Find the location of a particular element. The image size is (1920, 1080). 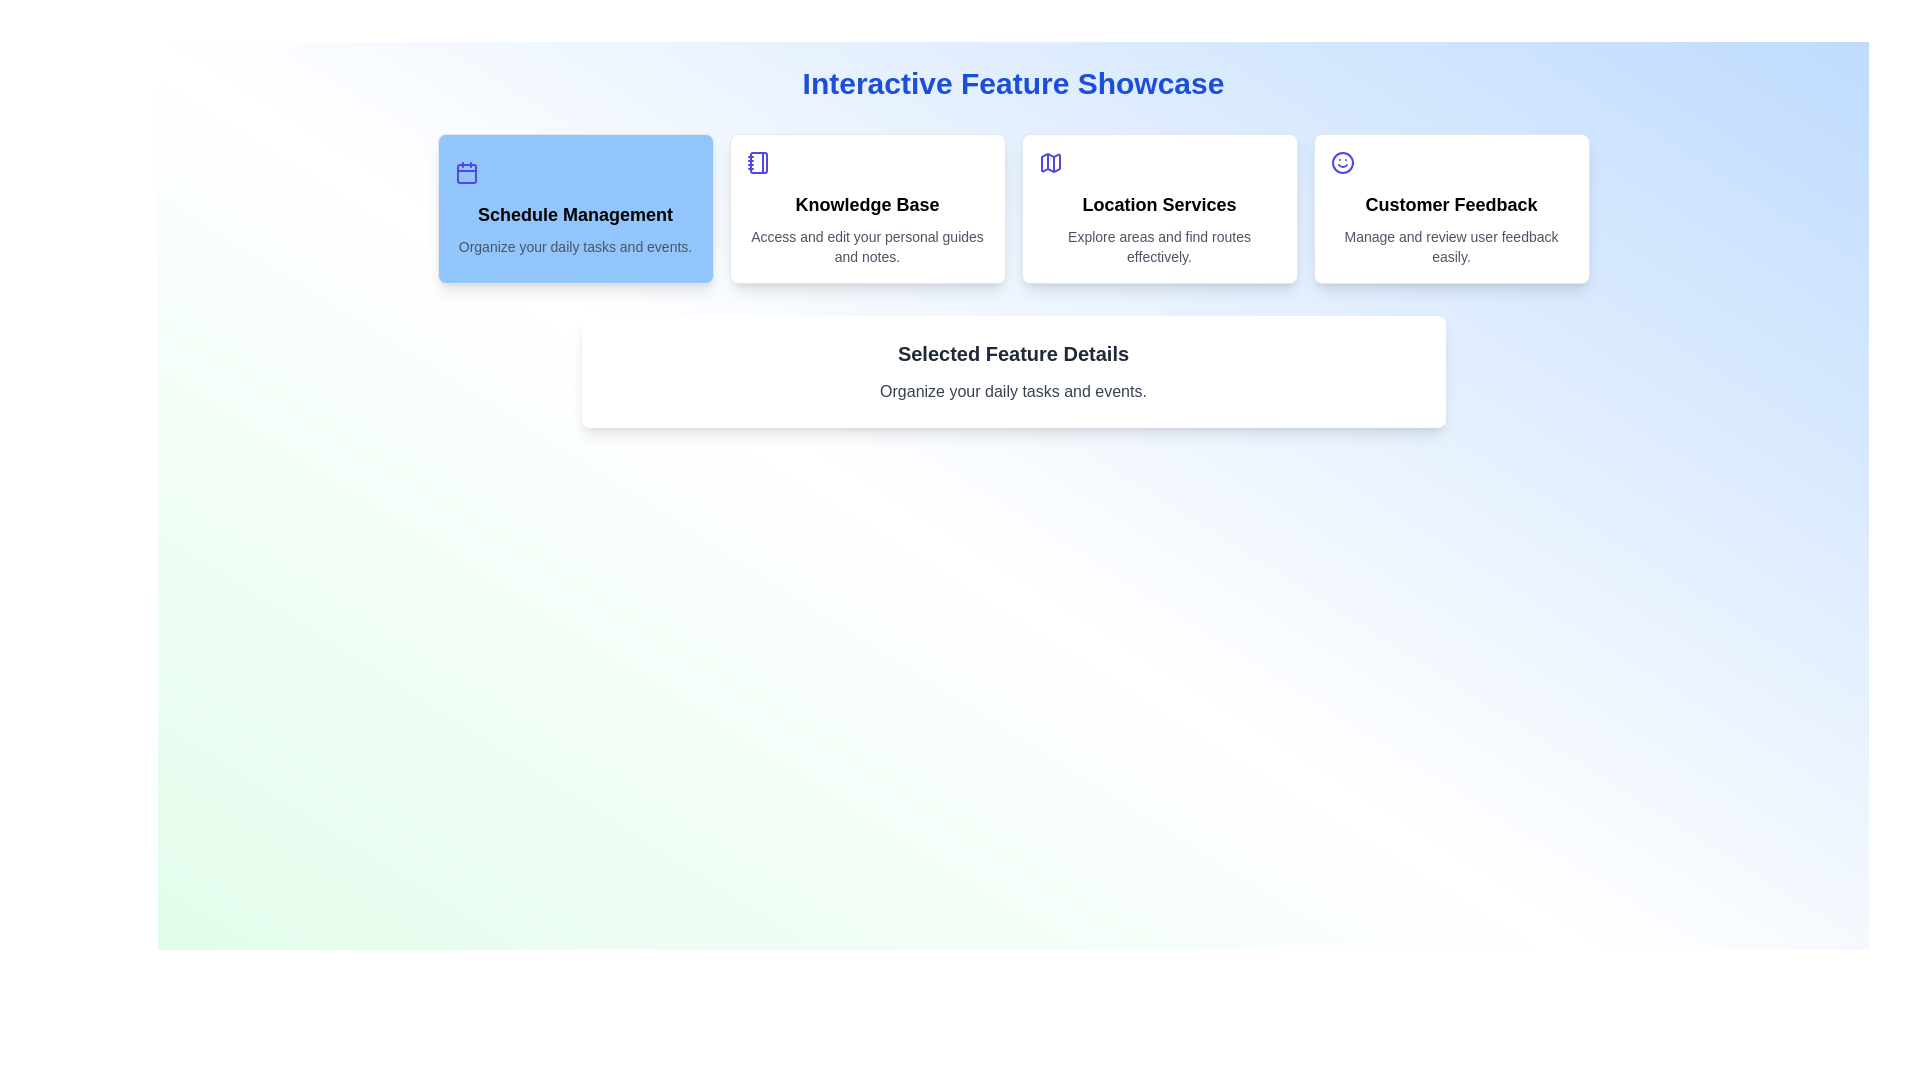

the location services icon, which is a stylized map with folded creases, located in the third card labeled 'Location Services' is located at coordinates (1049, 161).